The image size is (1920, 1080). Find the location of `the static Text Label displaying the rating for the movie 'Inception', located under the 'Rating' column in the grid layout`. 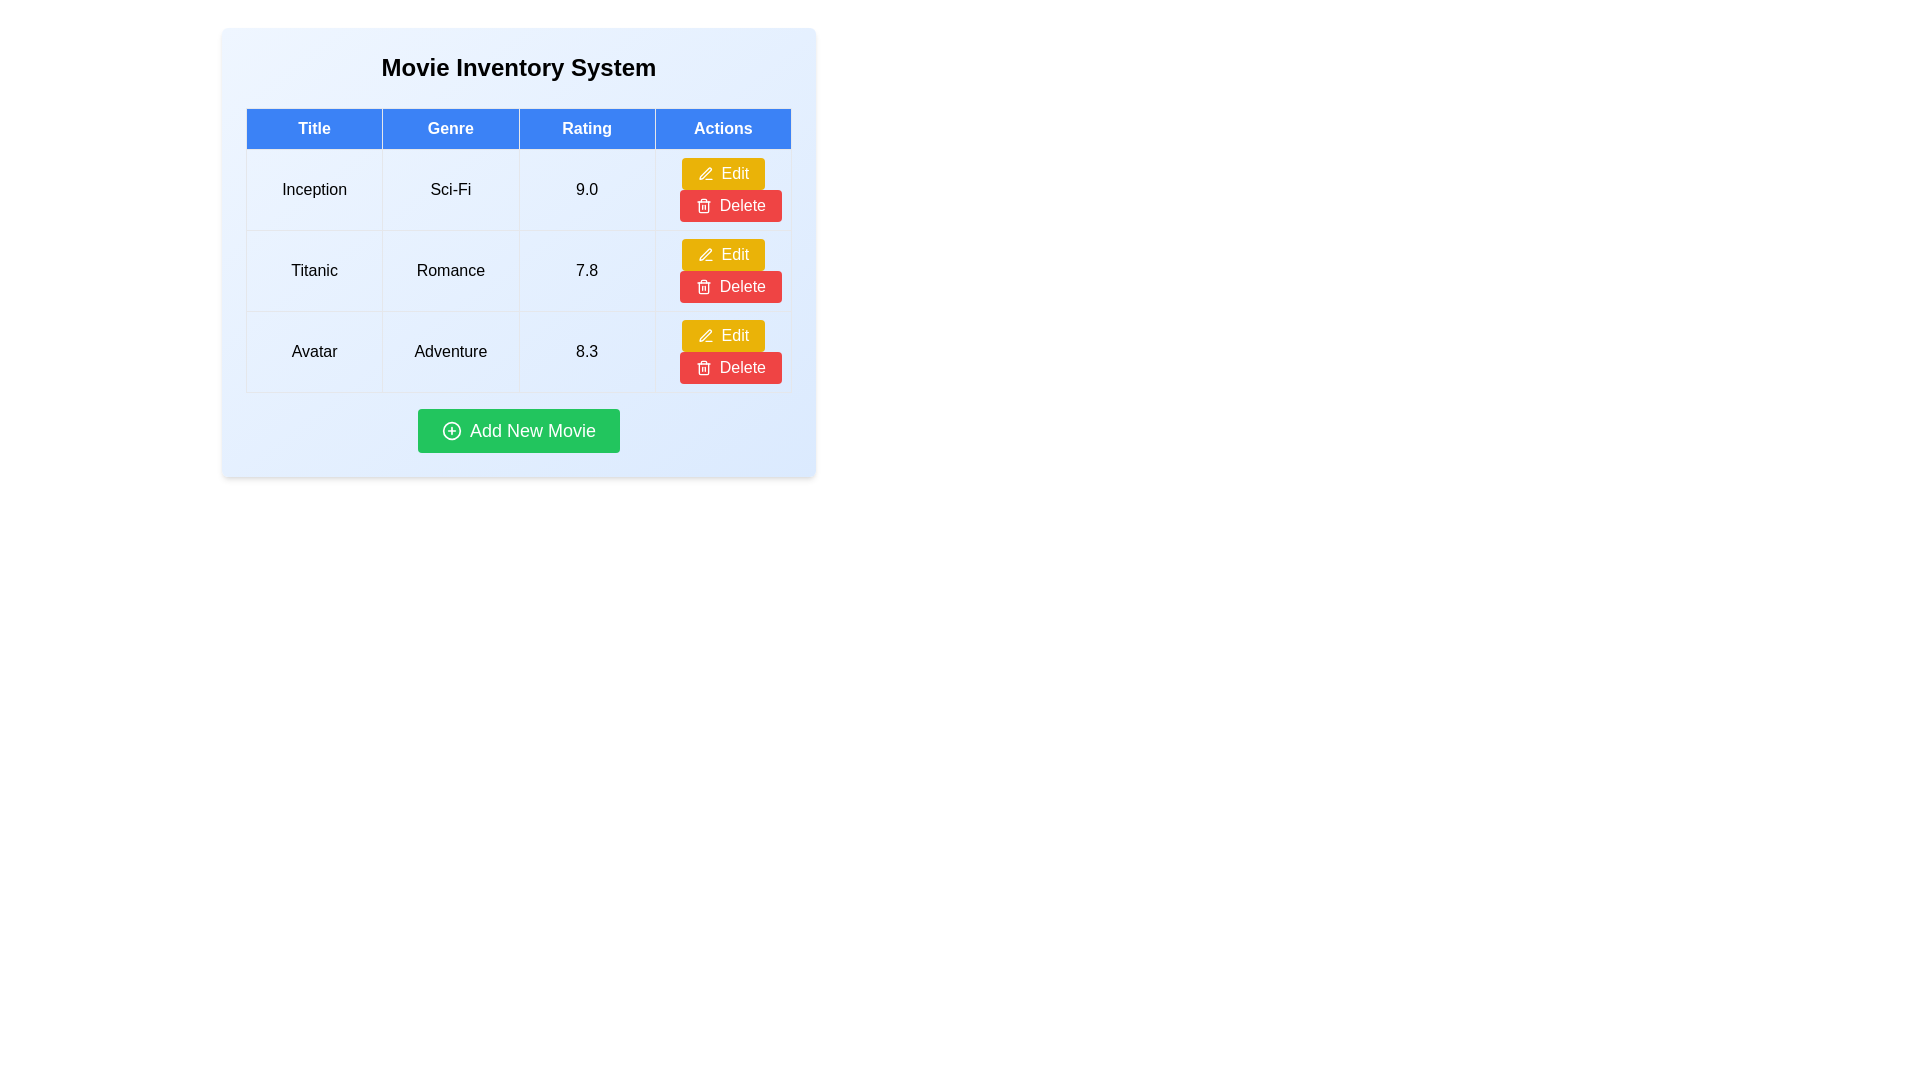

the static Text Label displaying the rating for the movie 'Inception', located under the 'Rating' column in the grid layout is located at coordinates (586, 189).